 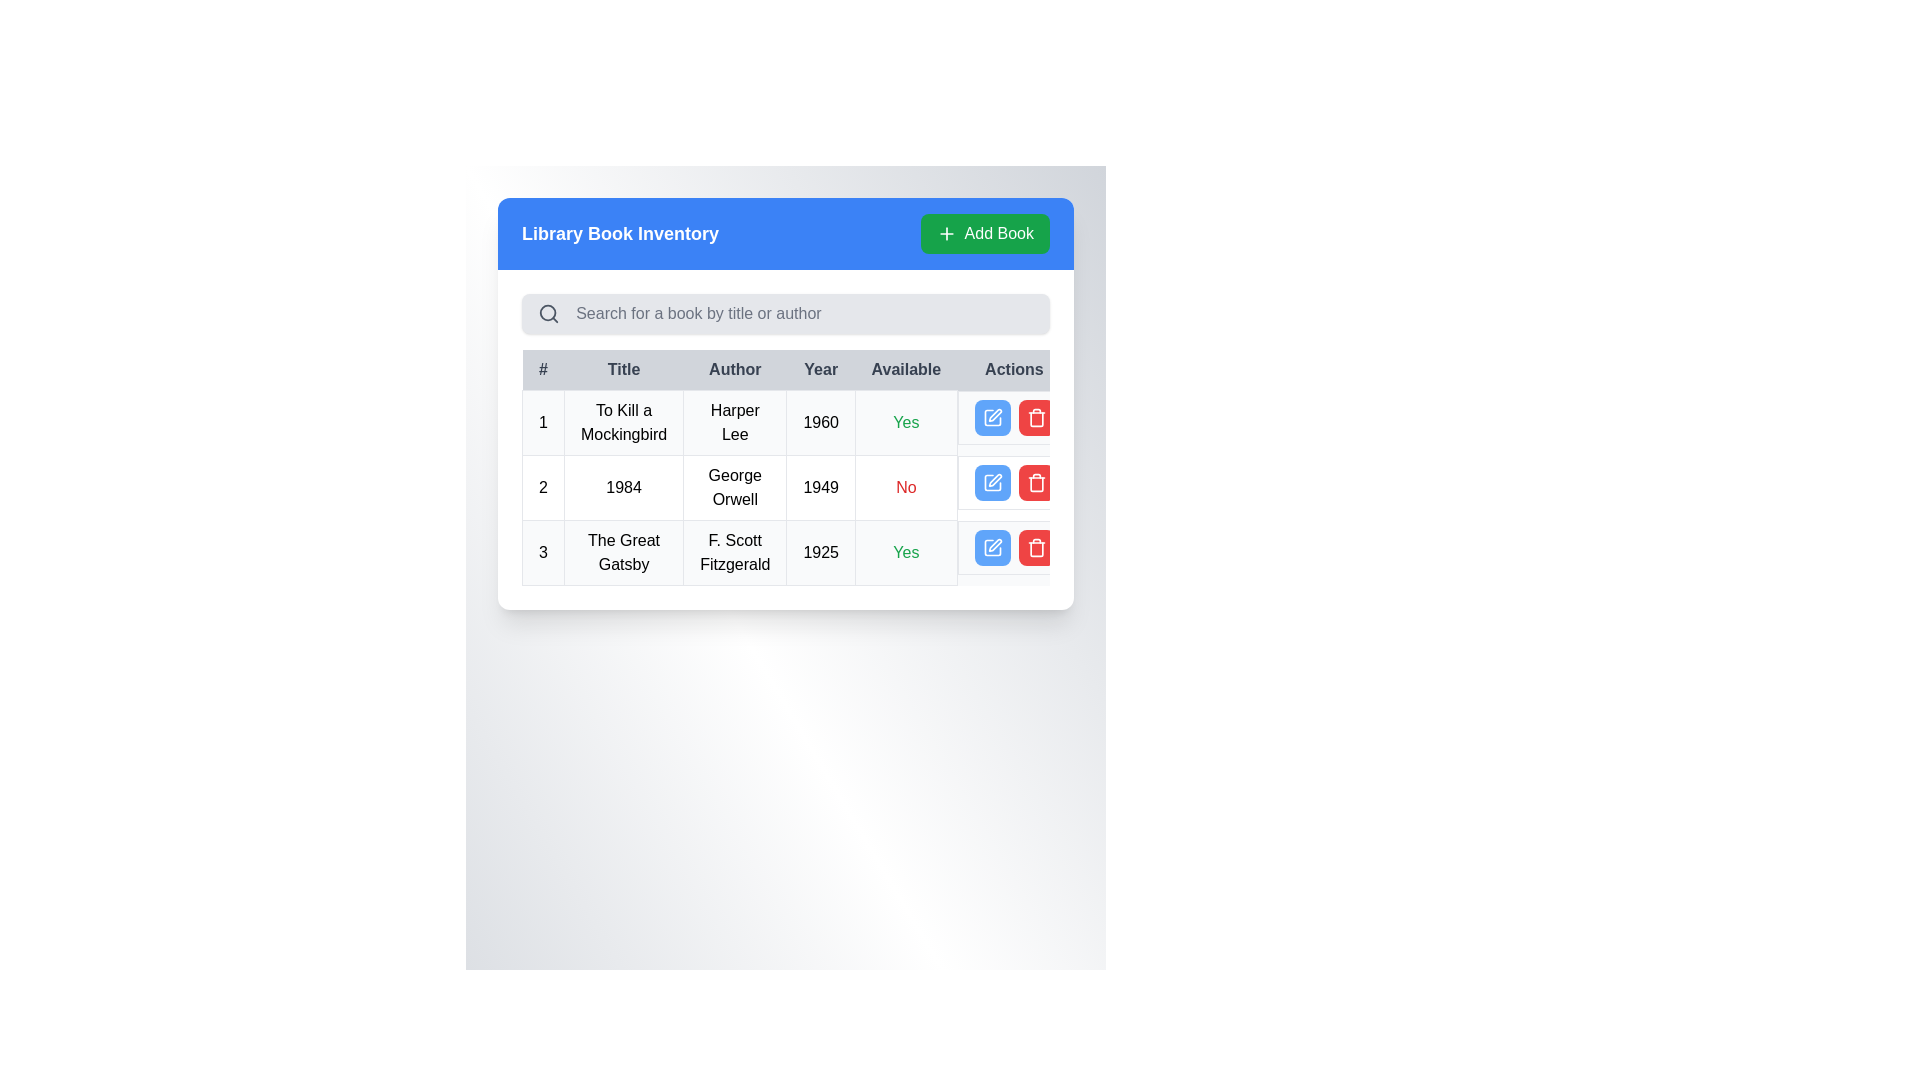 I want to click on information displayed in the text display cell containing 'The Great Gatsby', which is the second cell in the third row of the table under the 'Title' column, so click(x=623, y=552).